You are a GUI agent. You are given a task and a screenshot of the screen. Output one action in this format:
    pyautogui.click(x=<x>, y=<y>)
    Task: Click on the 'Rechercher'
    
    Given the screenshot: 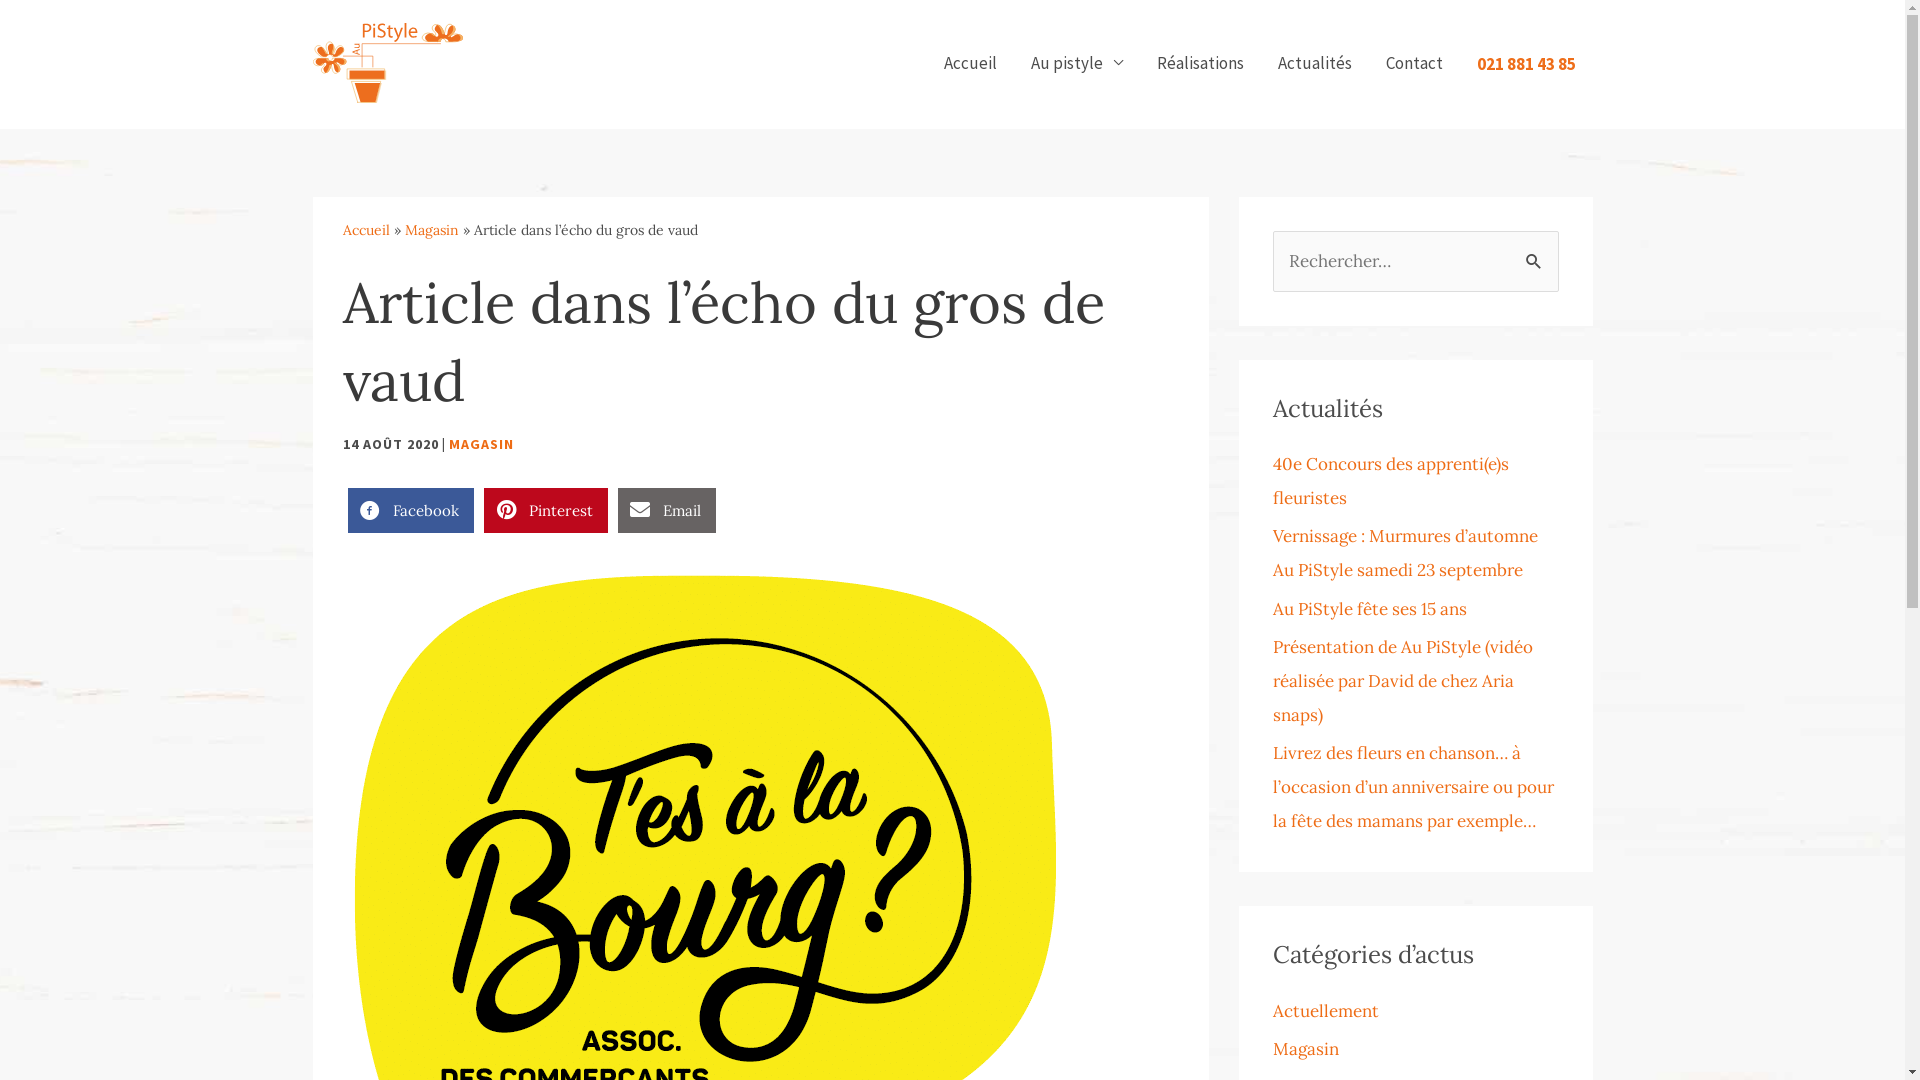 What is the action you would take?
    pyautogui.click(x=1535, y=258)
    